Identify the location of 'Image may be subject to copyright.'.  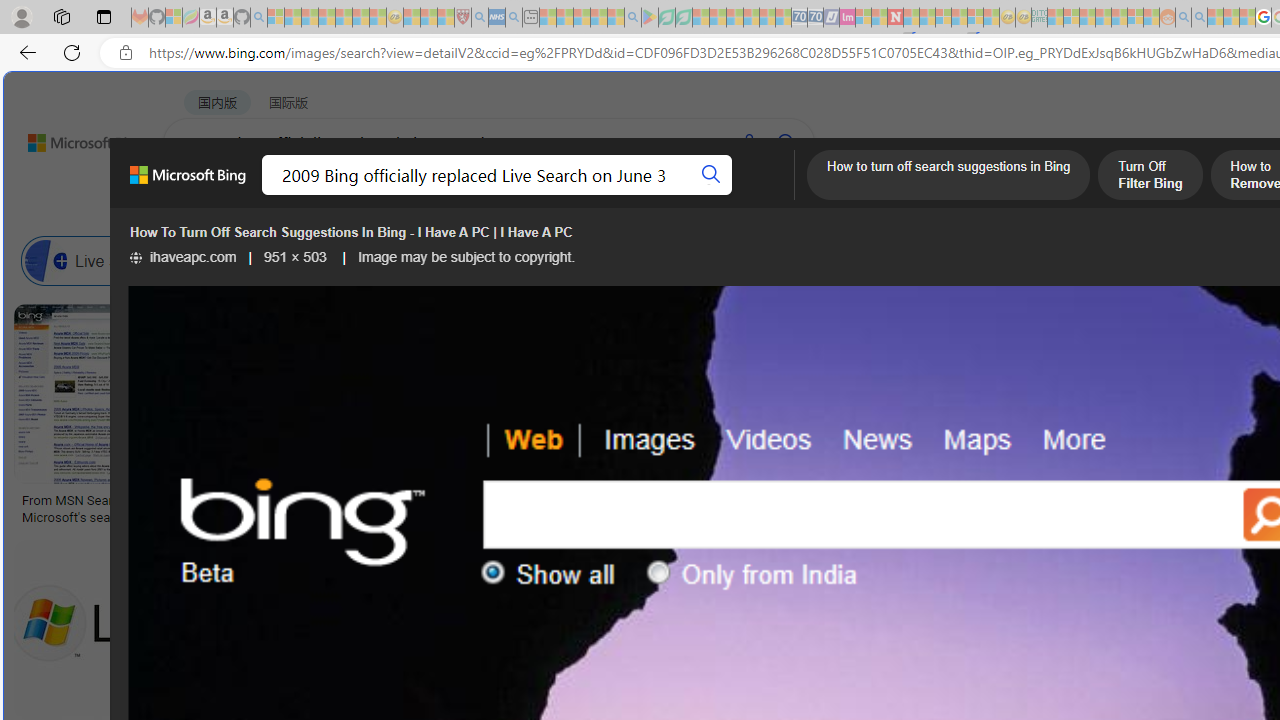
(466, 256).